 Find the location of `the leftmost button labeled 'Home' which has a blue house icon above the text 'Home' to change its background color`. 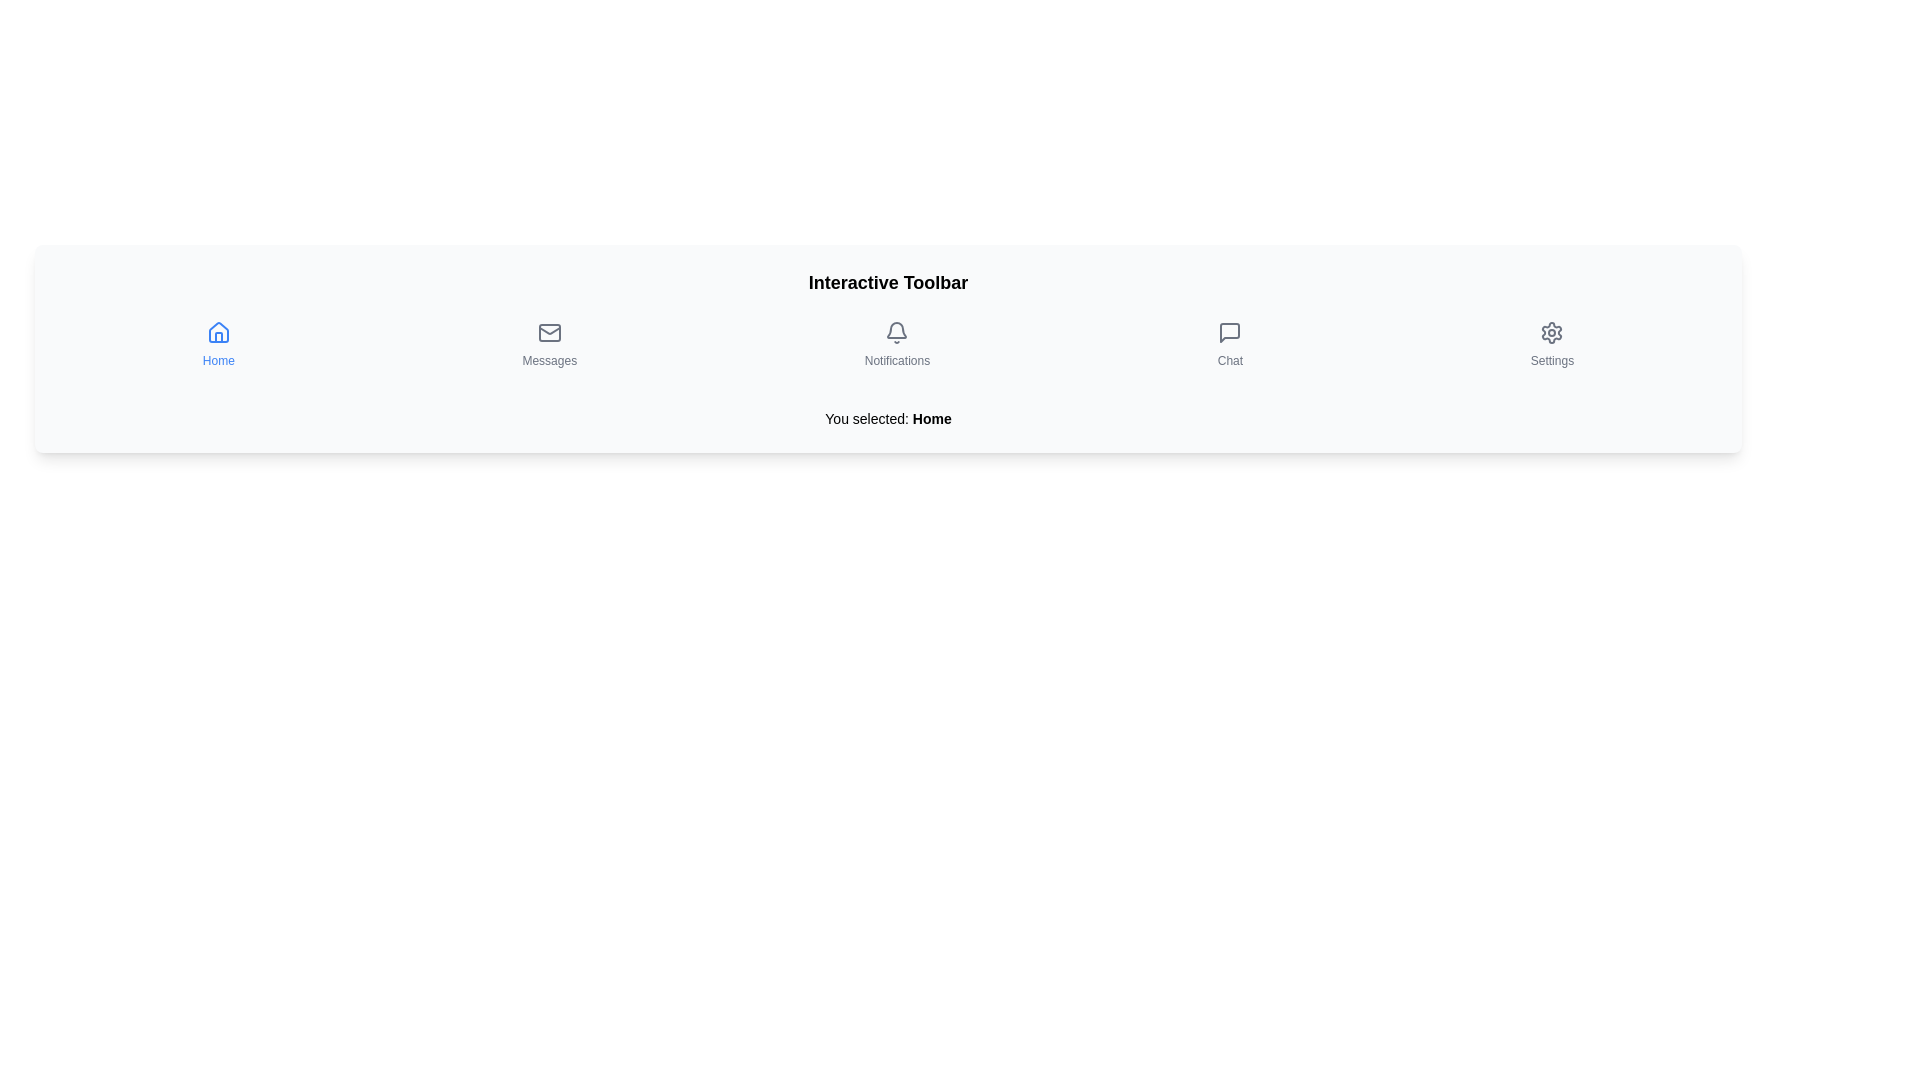

the leftmost button labeled 'Home' which has a blue house icon above the text 'Home' to change its background color is located at coordinates (218, 343).